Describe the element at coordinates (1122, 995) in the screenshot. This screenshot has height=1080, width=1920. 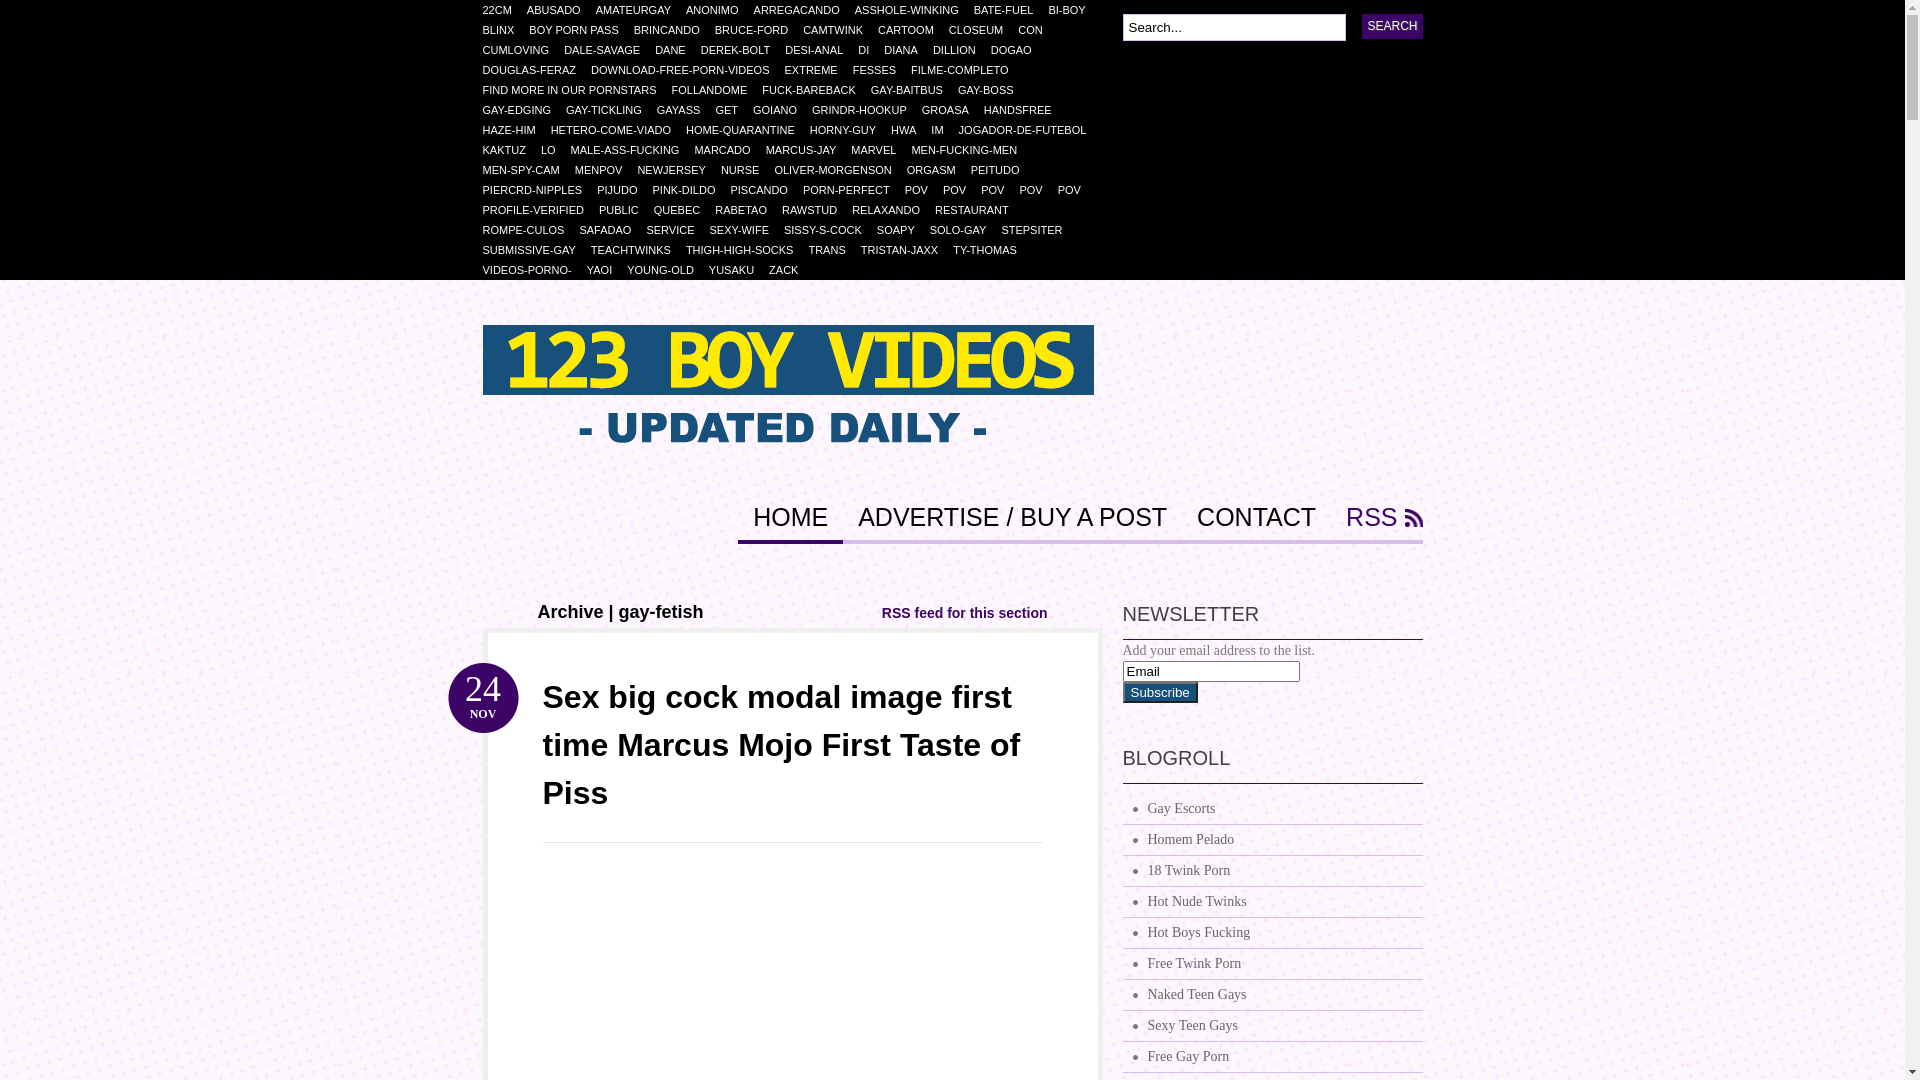
I see `'Naked Teen Gays'` at that location.